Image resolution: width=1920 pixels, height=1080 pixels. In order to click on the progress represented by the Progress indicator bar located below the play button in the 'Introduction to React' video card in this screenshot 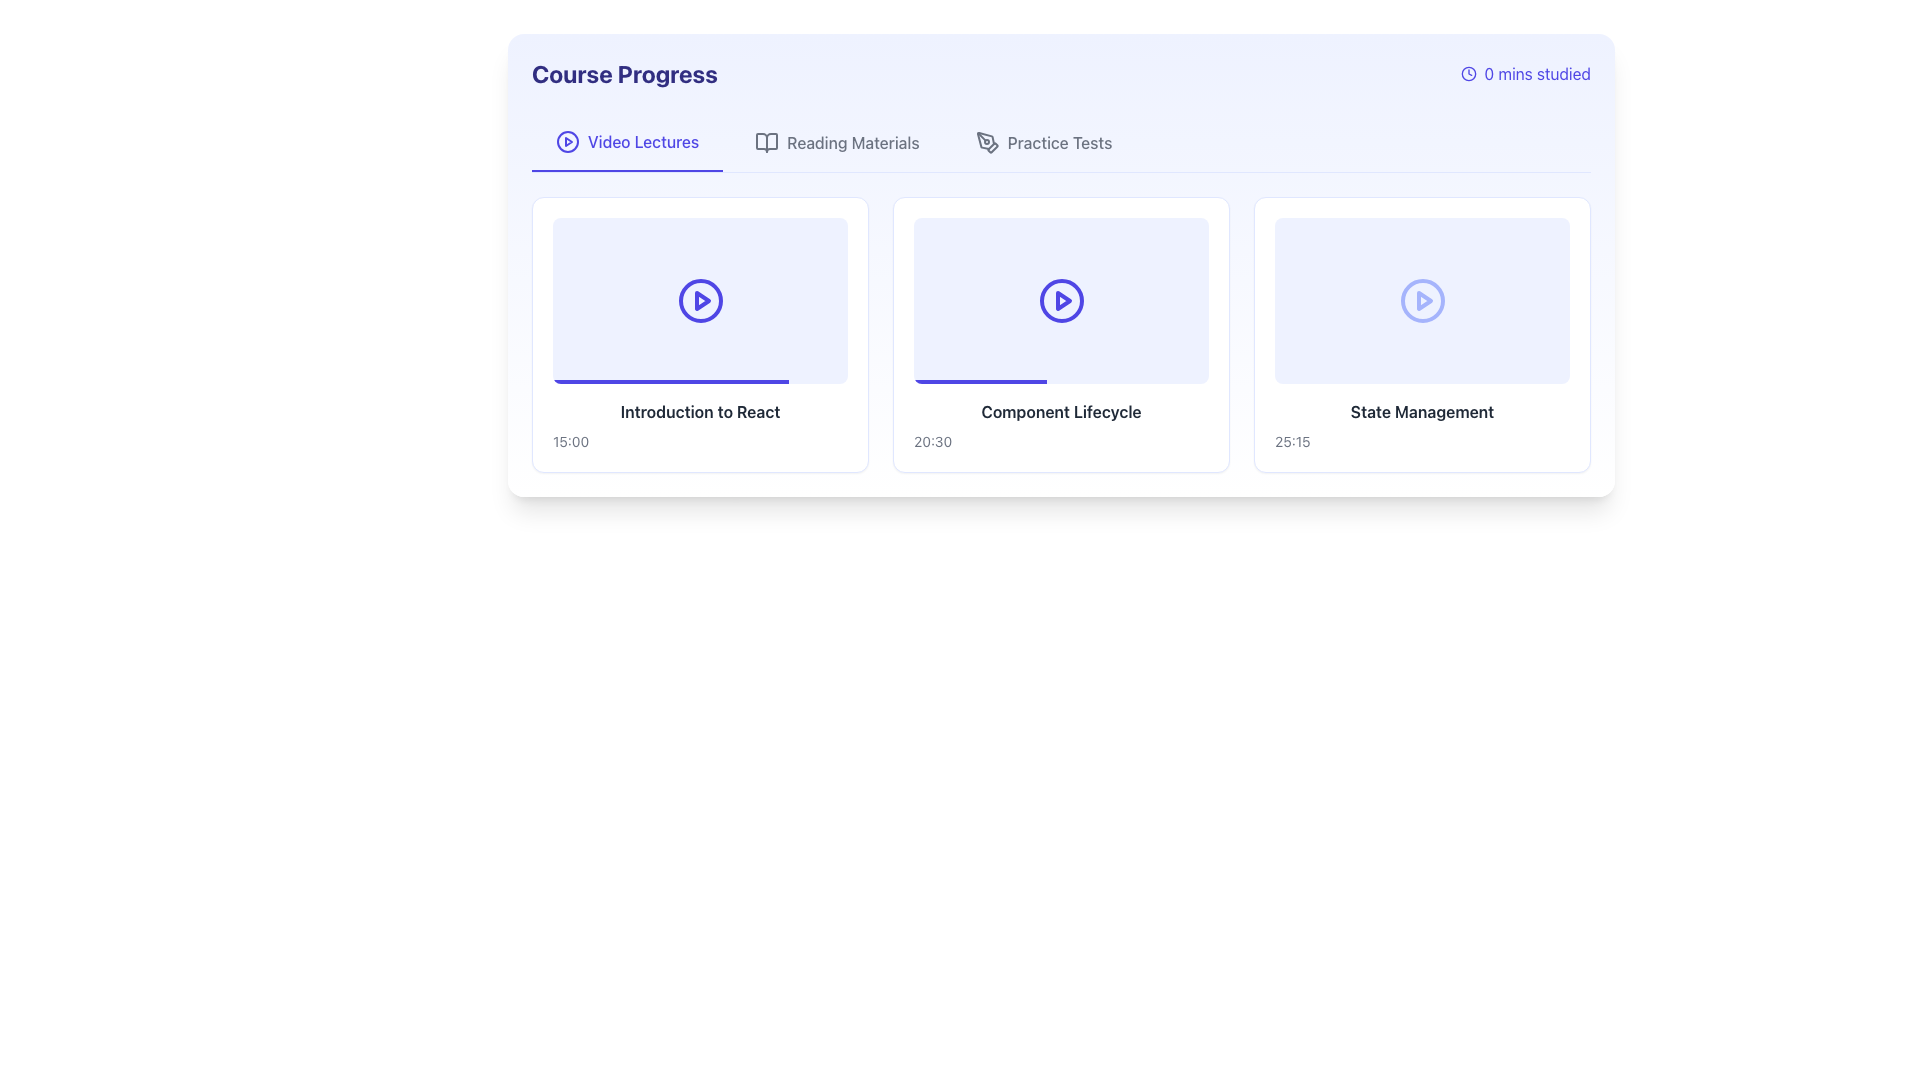, I will do `click(671, 381)`.